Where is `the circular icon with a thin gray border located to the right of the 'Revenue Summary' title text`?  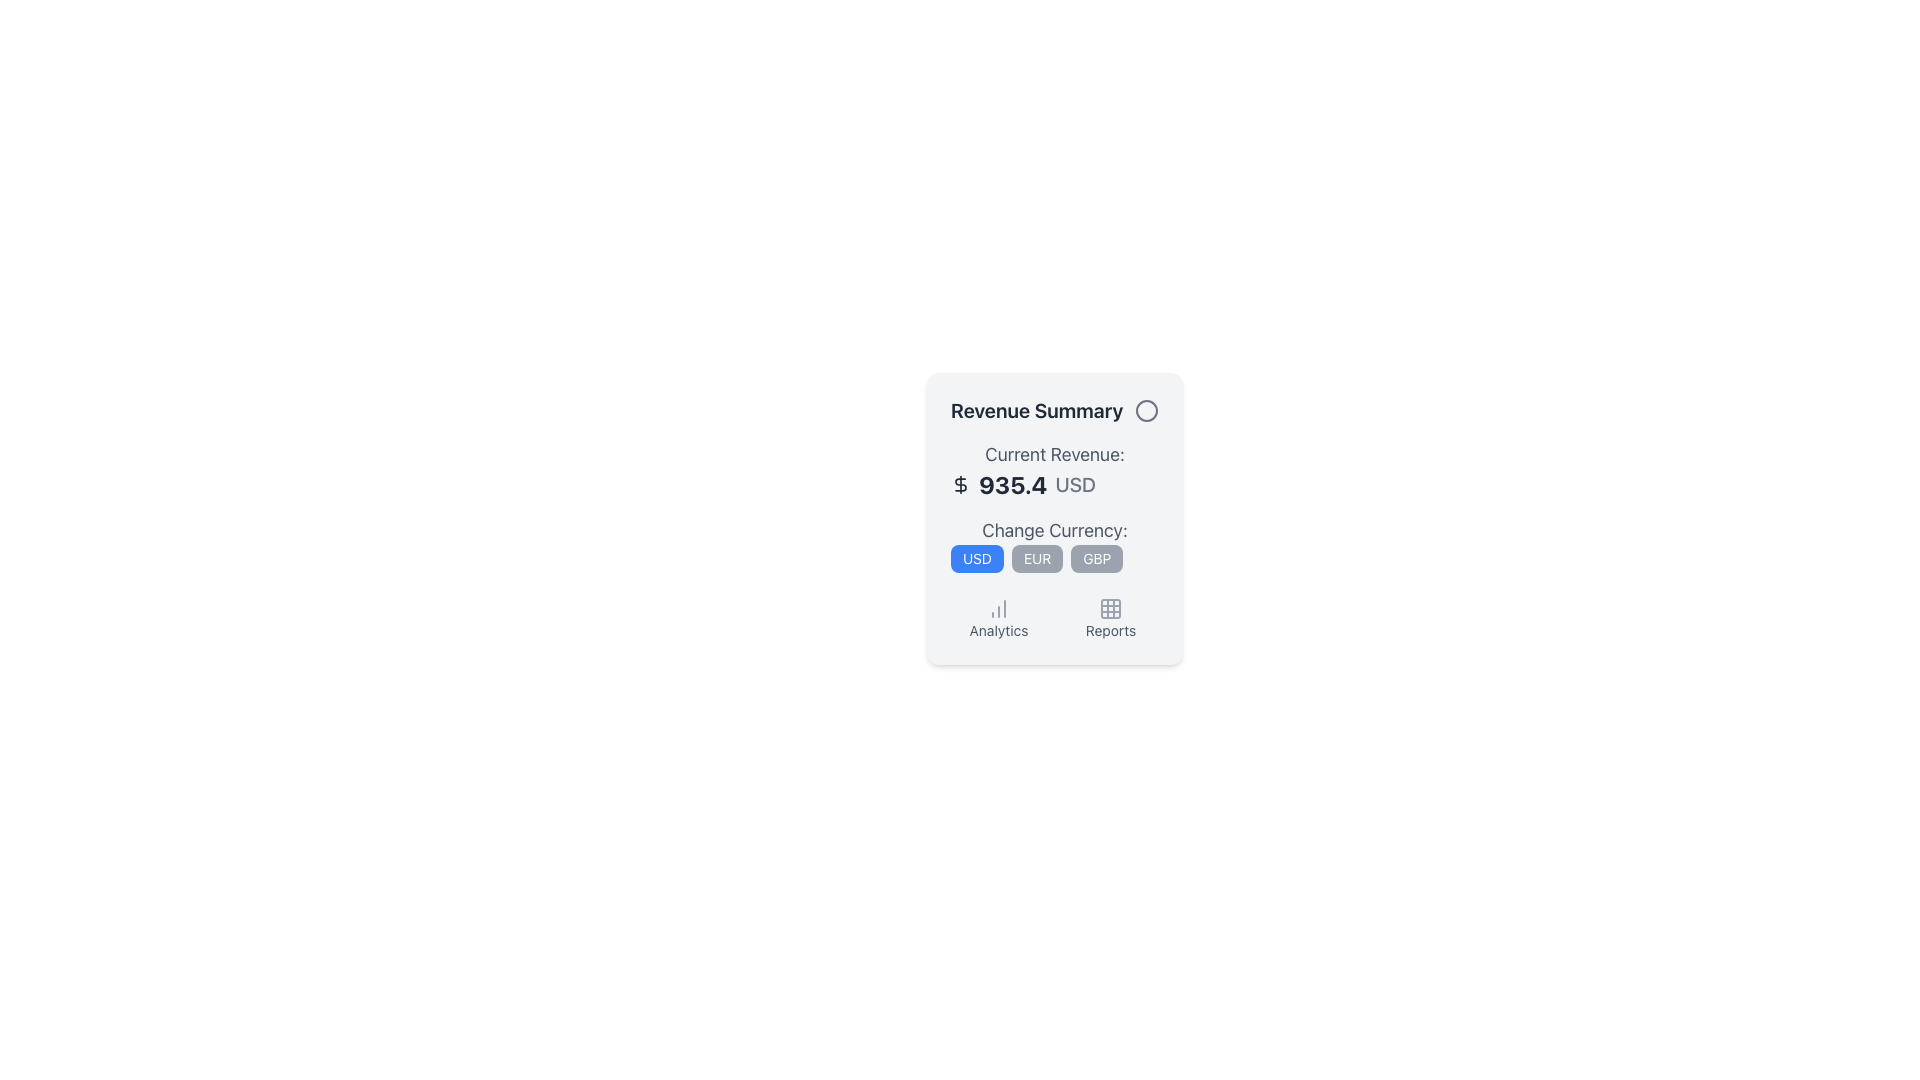 the circular icon with a thin gray border located to the right of the 'Revenue Summary' title text is located at coordinates (1147, 410).